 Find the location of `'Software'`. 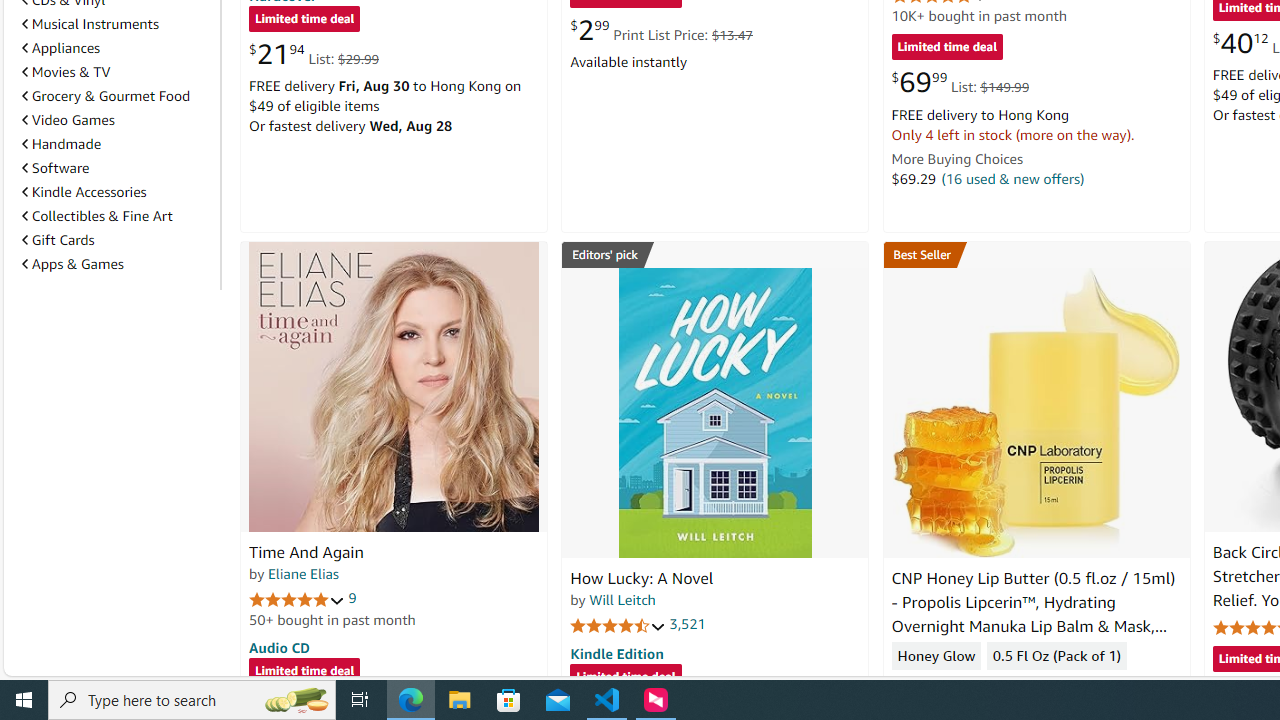

'Software' is located at coordinates (55, 167).